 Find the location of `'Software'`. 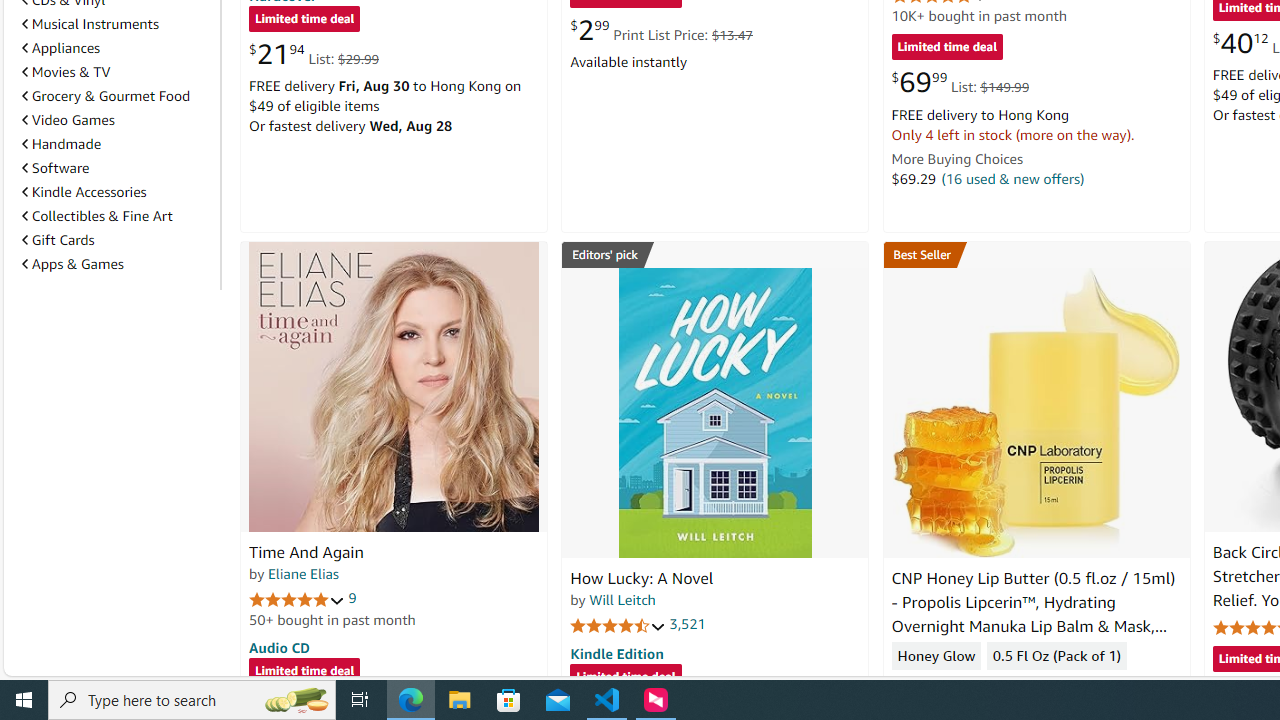

'Software' is located at coordinates (55, 167).